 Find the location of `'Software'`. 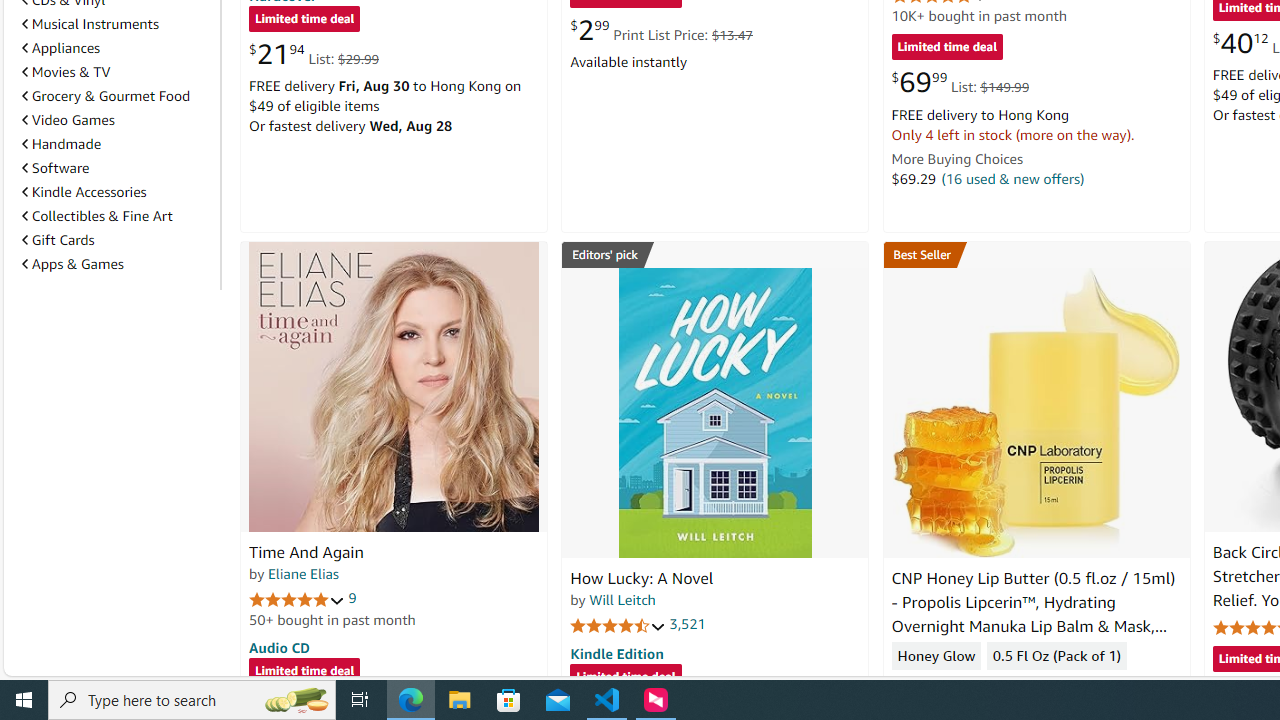

'Software' is located at coordinates (55, 167).